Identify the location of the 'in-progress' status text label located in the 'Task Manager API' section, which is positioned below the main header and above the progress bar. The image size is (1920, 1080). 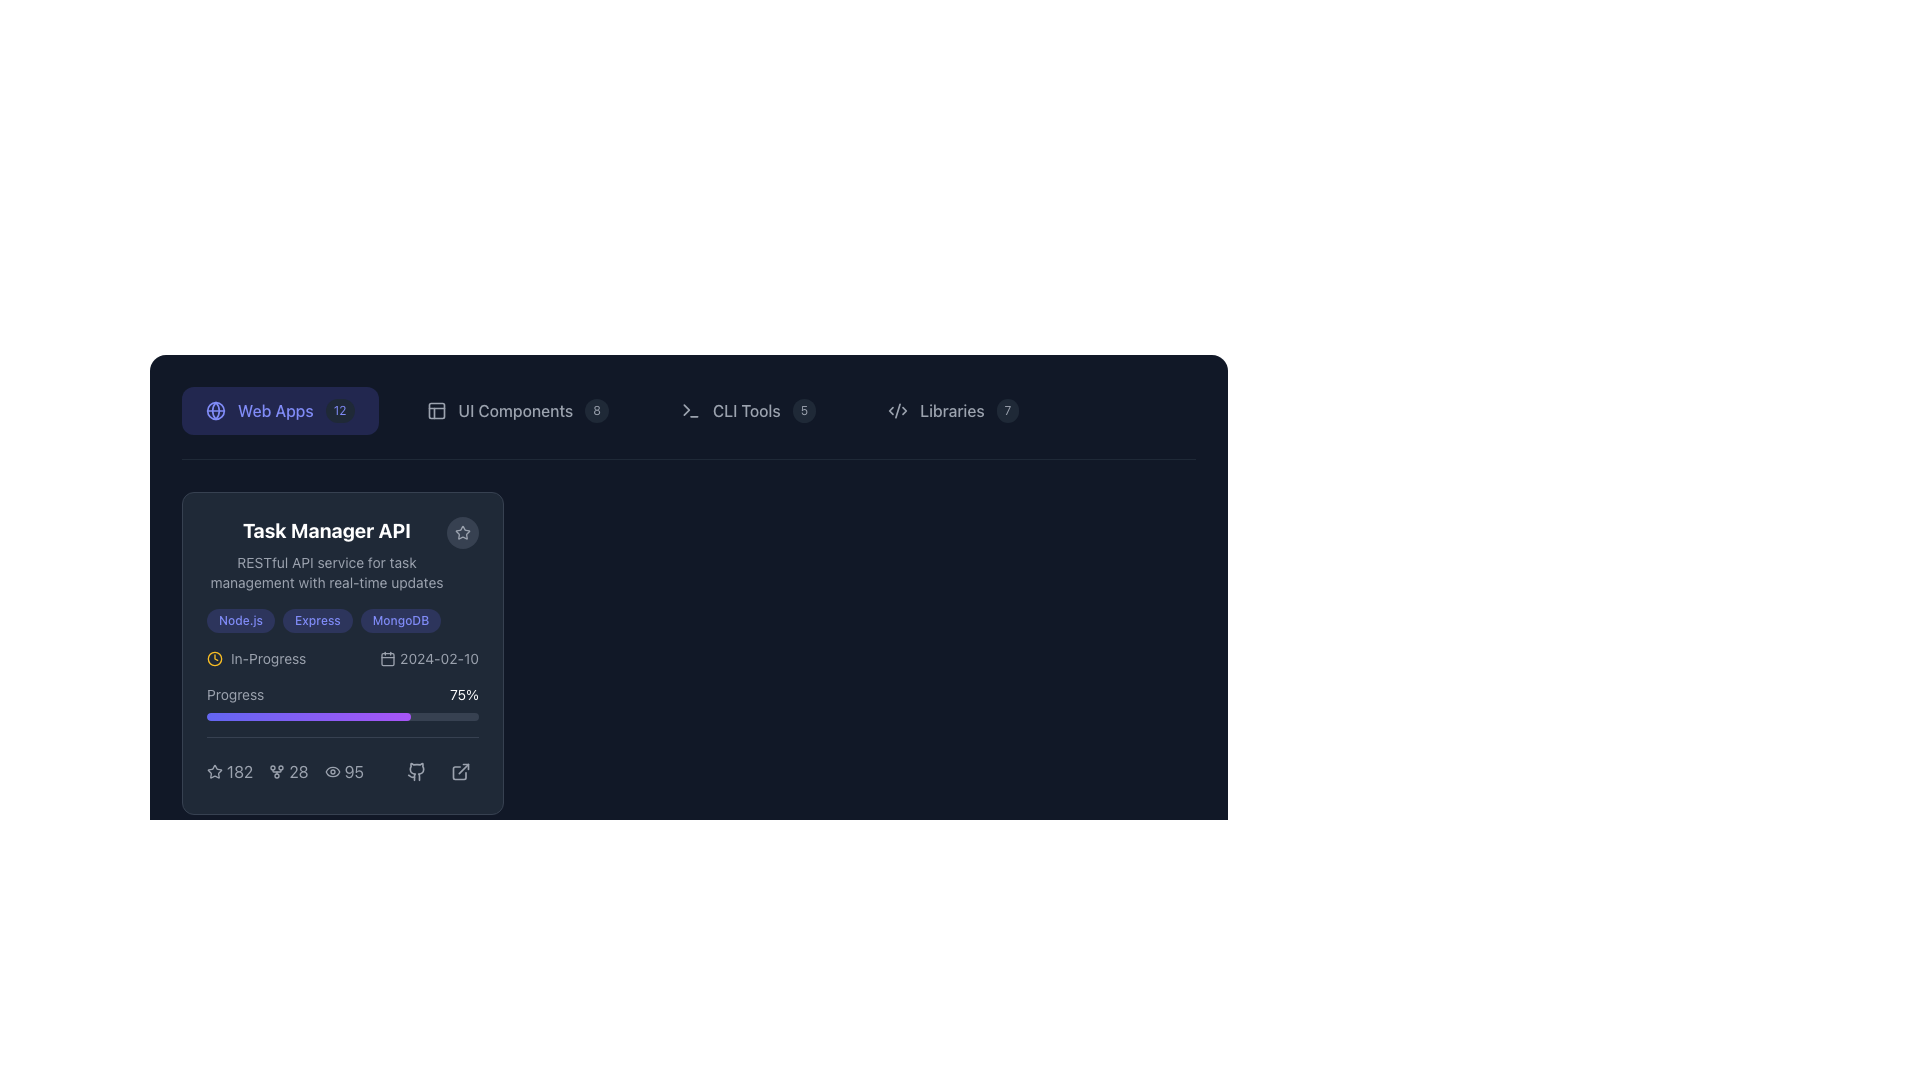
(267, 659).